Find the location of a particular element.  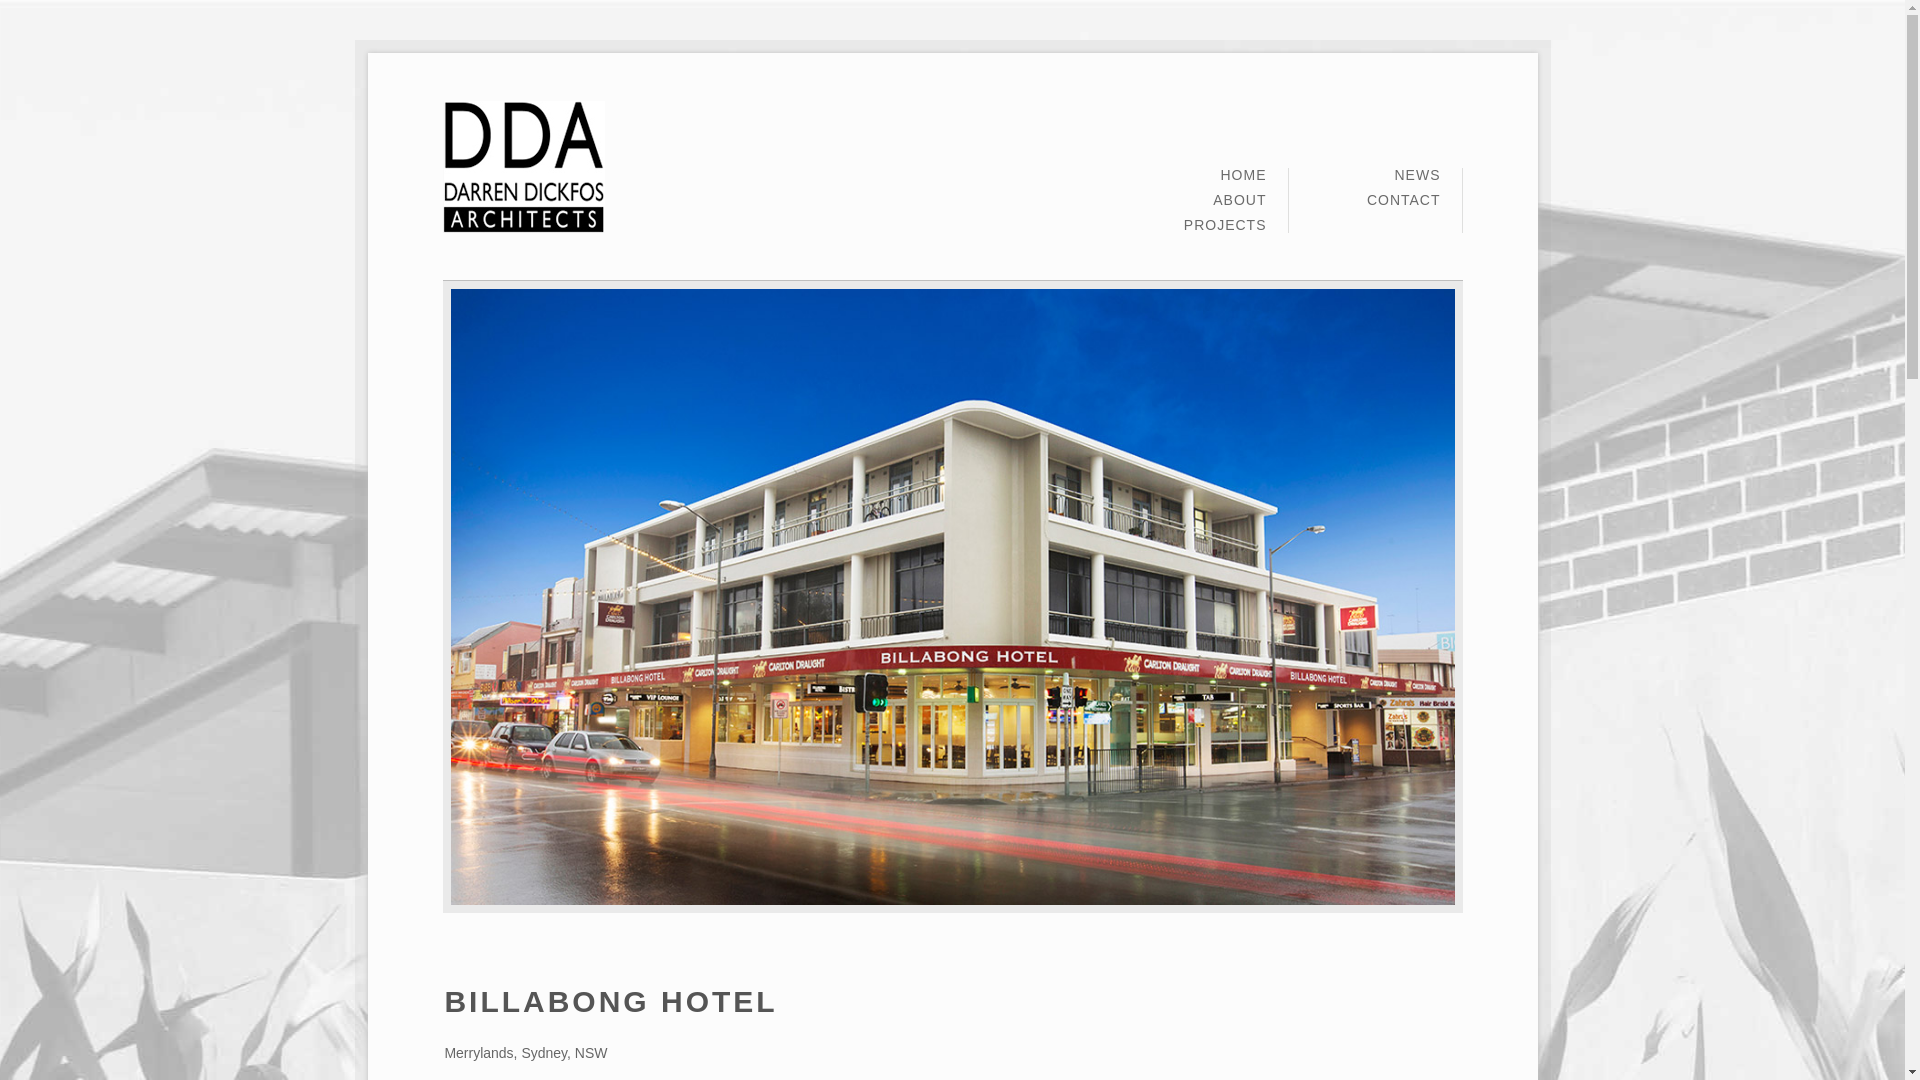

'Darren Dickfos Architects' is located at coordinates (440, 165).